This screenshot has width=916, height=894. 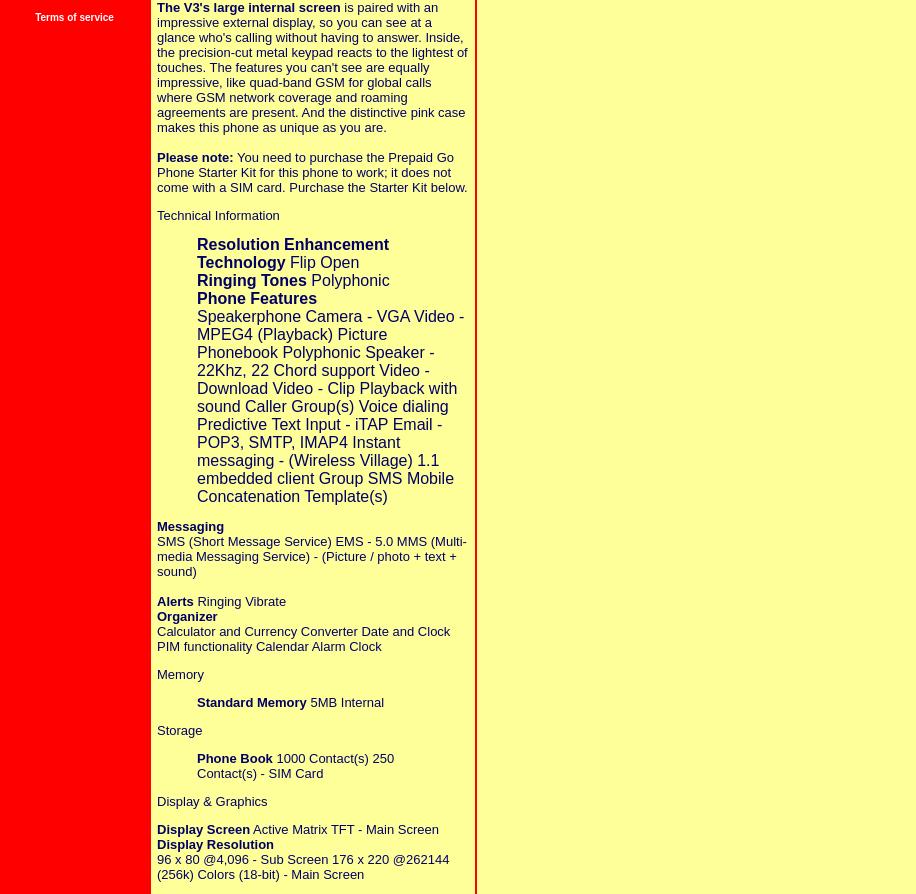 What do you see at coordinates (157, 156) in the screenshot?
I see `'Please note:'` at bounding box center [157, 156].